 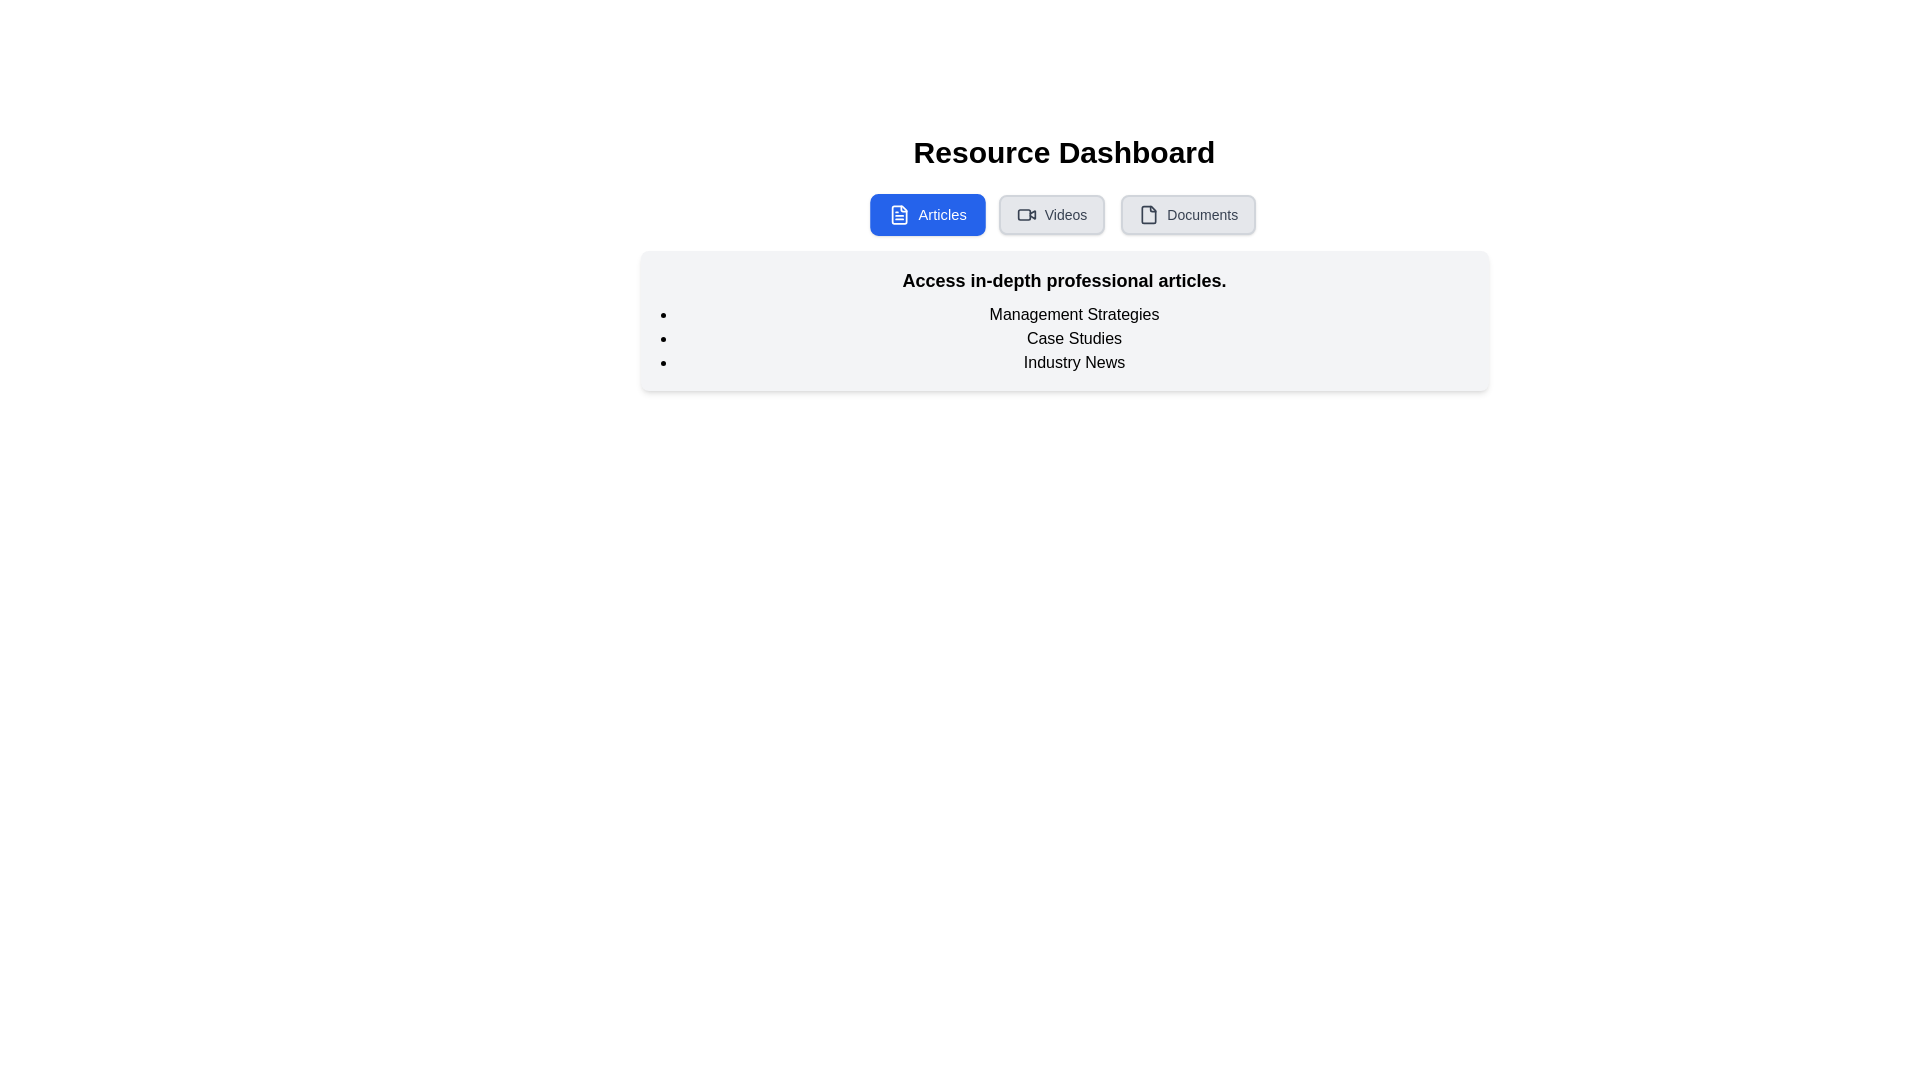 I want to click on the 'Documents' tab icon, which is the first element beside the text 'Documents' in the horizontal bar of tabs located at the top center of the main content area, so click(x=1149, y=215).